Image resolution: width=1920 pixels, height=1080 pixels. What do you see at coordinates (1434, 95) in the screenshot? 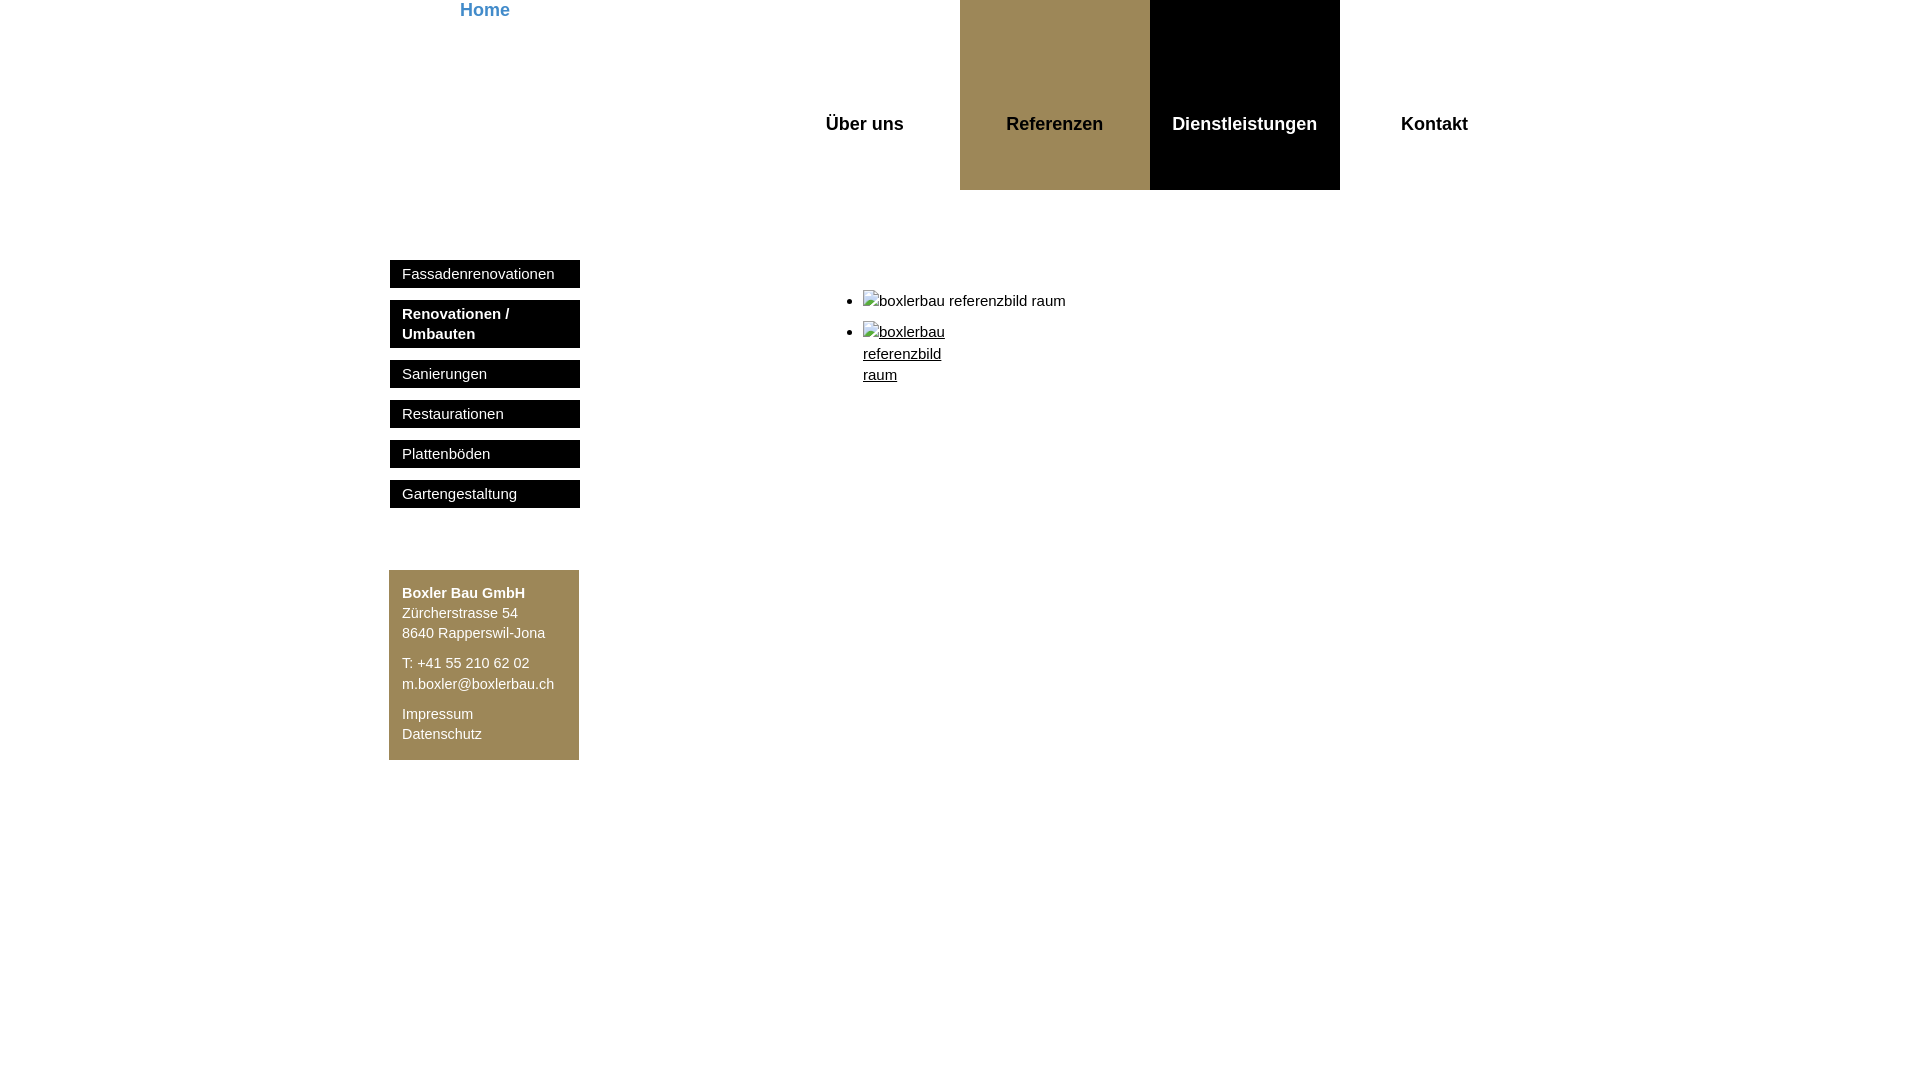
I see `'Kontakt'` at bounding box center [1434, 95].